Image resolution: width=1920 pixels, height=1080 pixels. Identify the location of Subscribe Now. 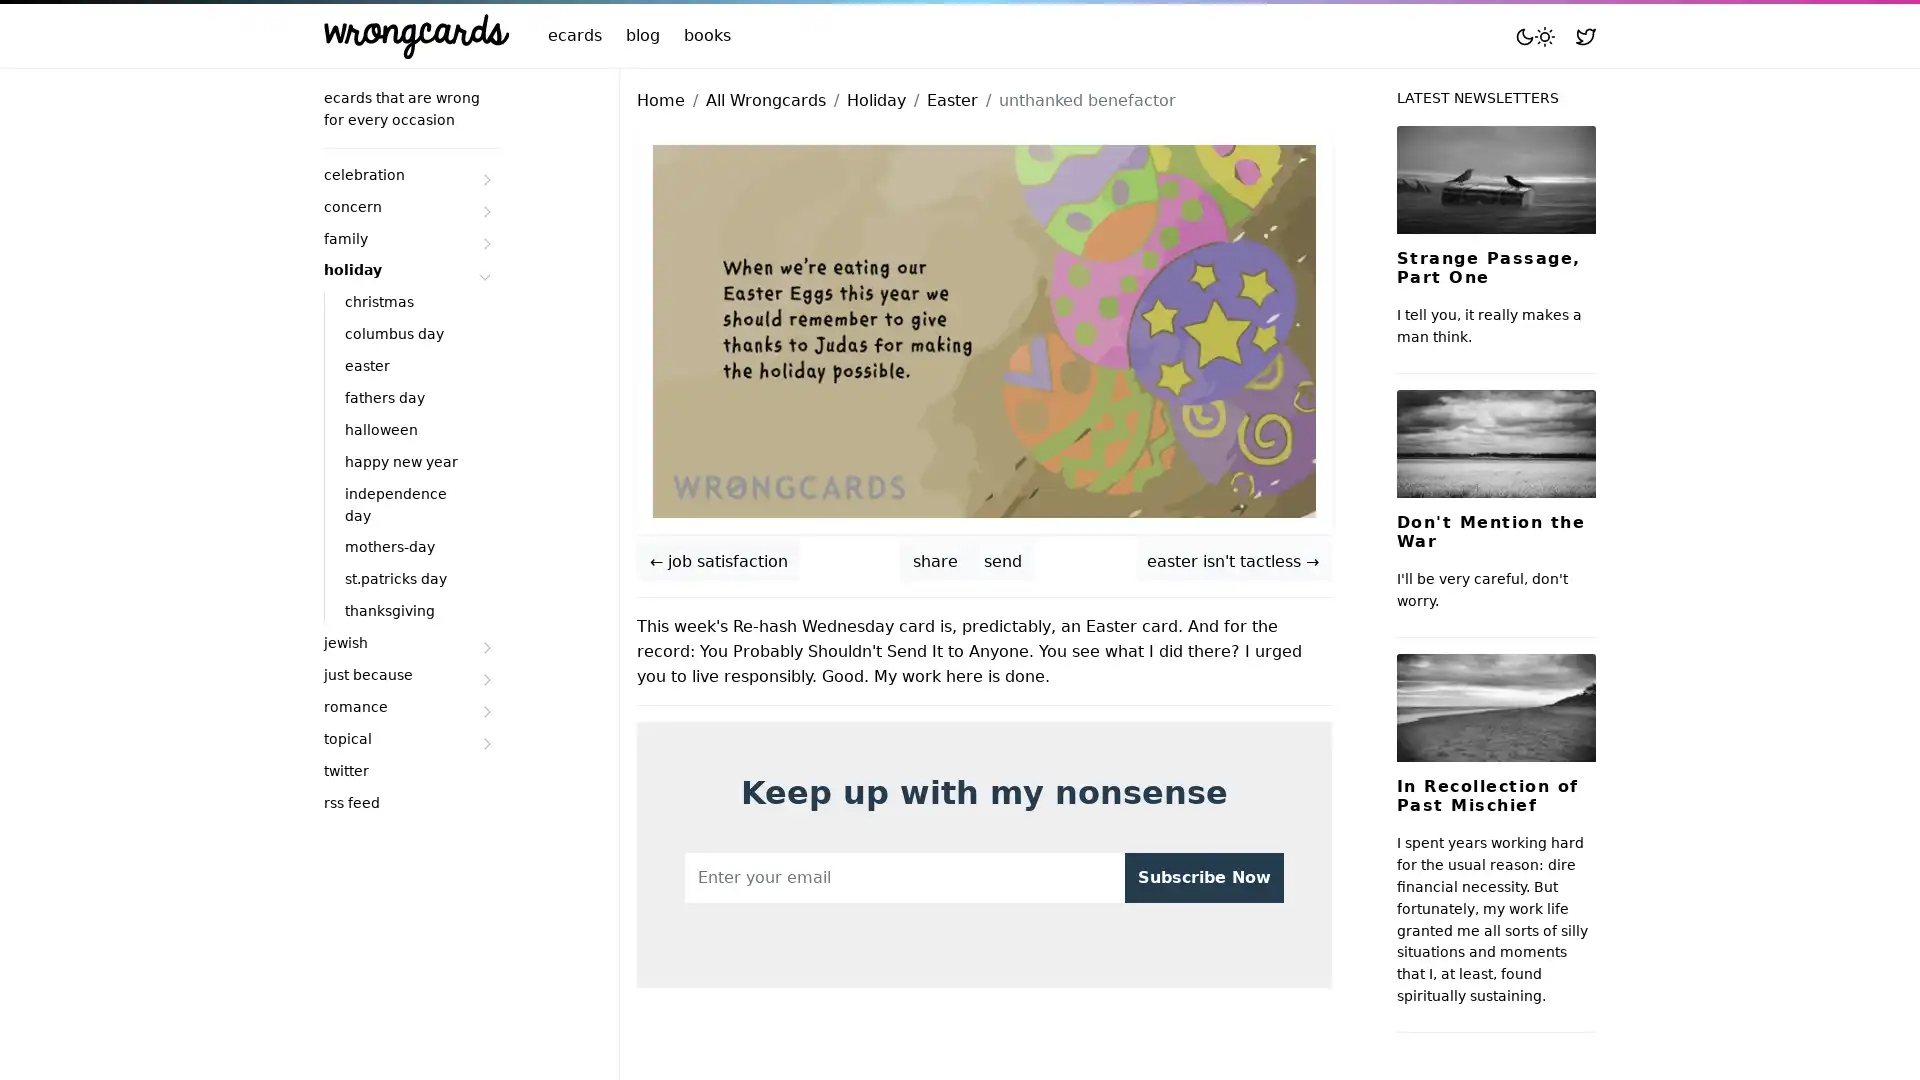
(1202, 875).